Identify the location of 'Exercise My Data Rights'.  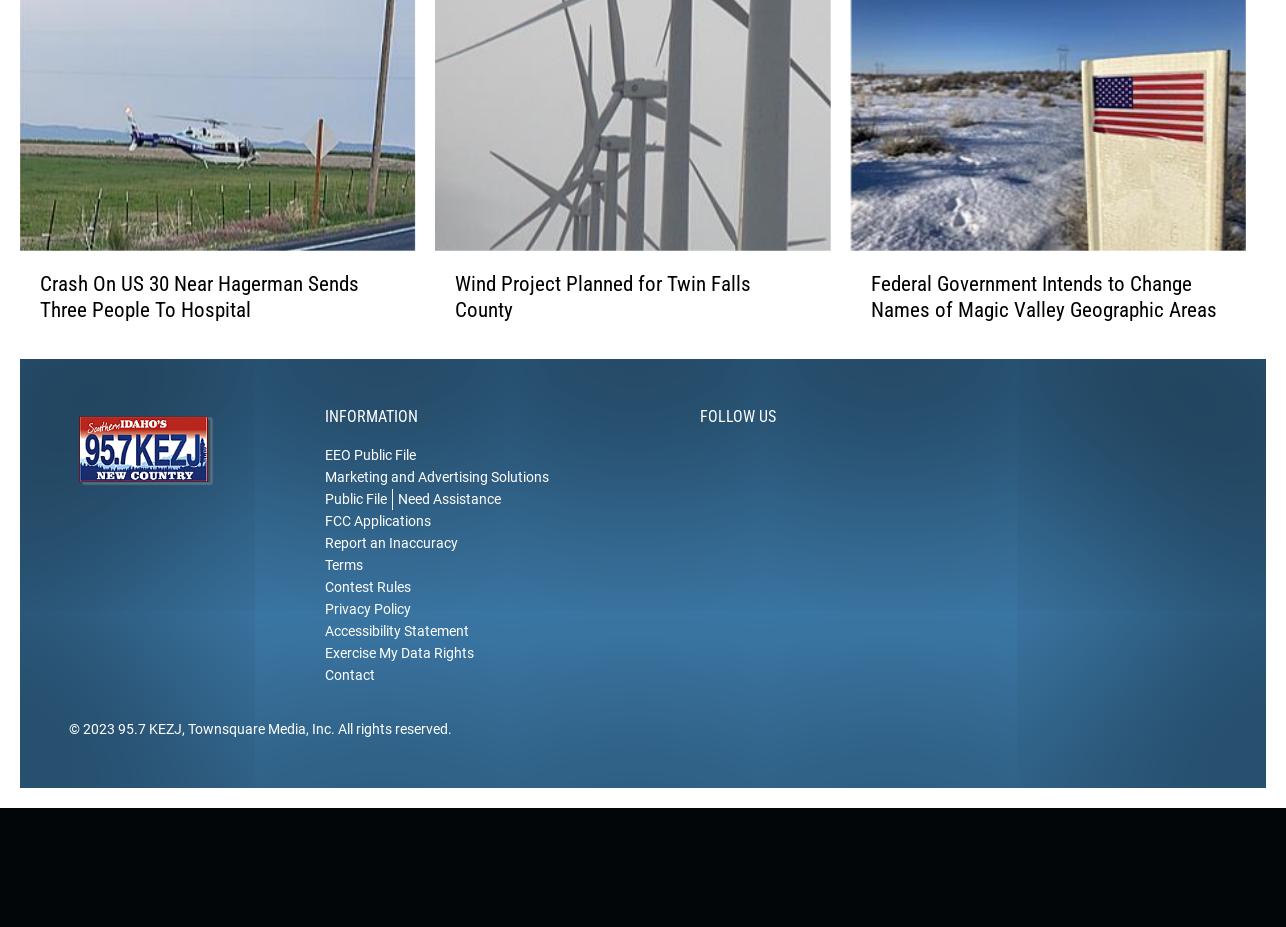
(398, 683).